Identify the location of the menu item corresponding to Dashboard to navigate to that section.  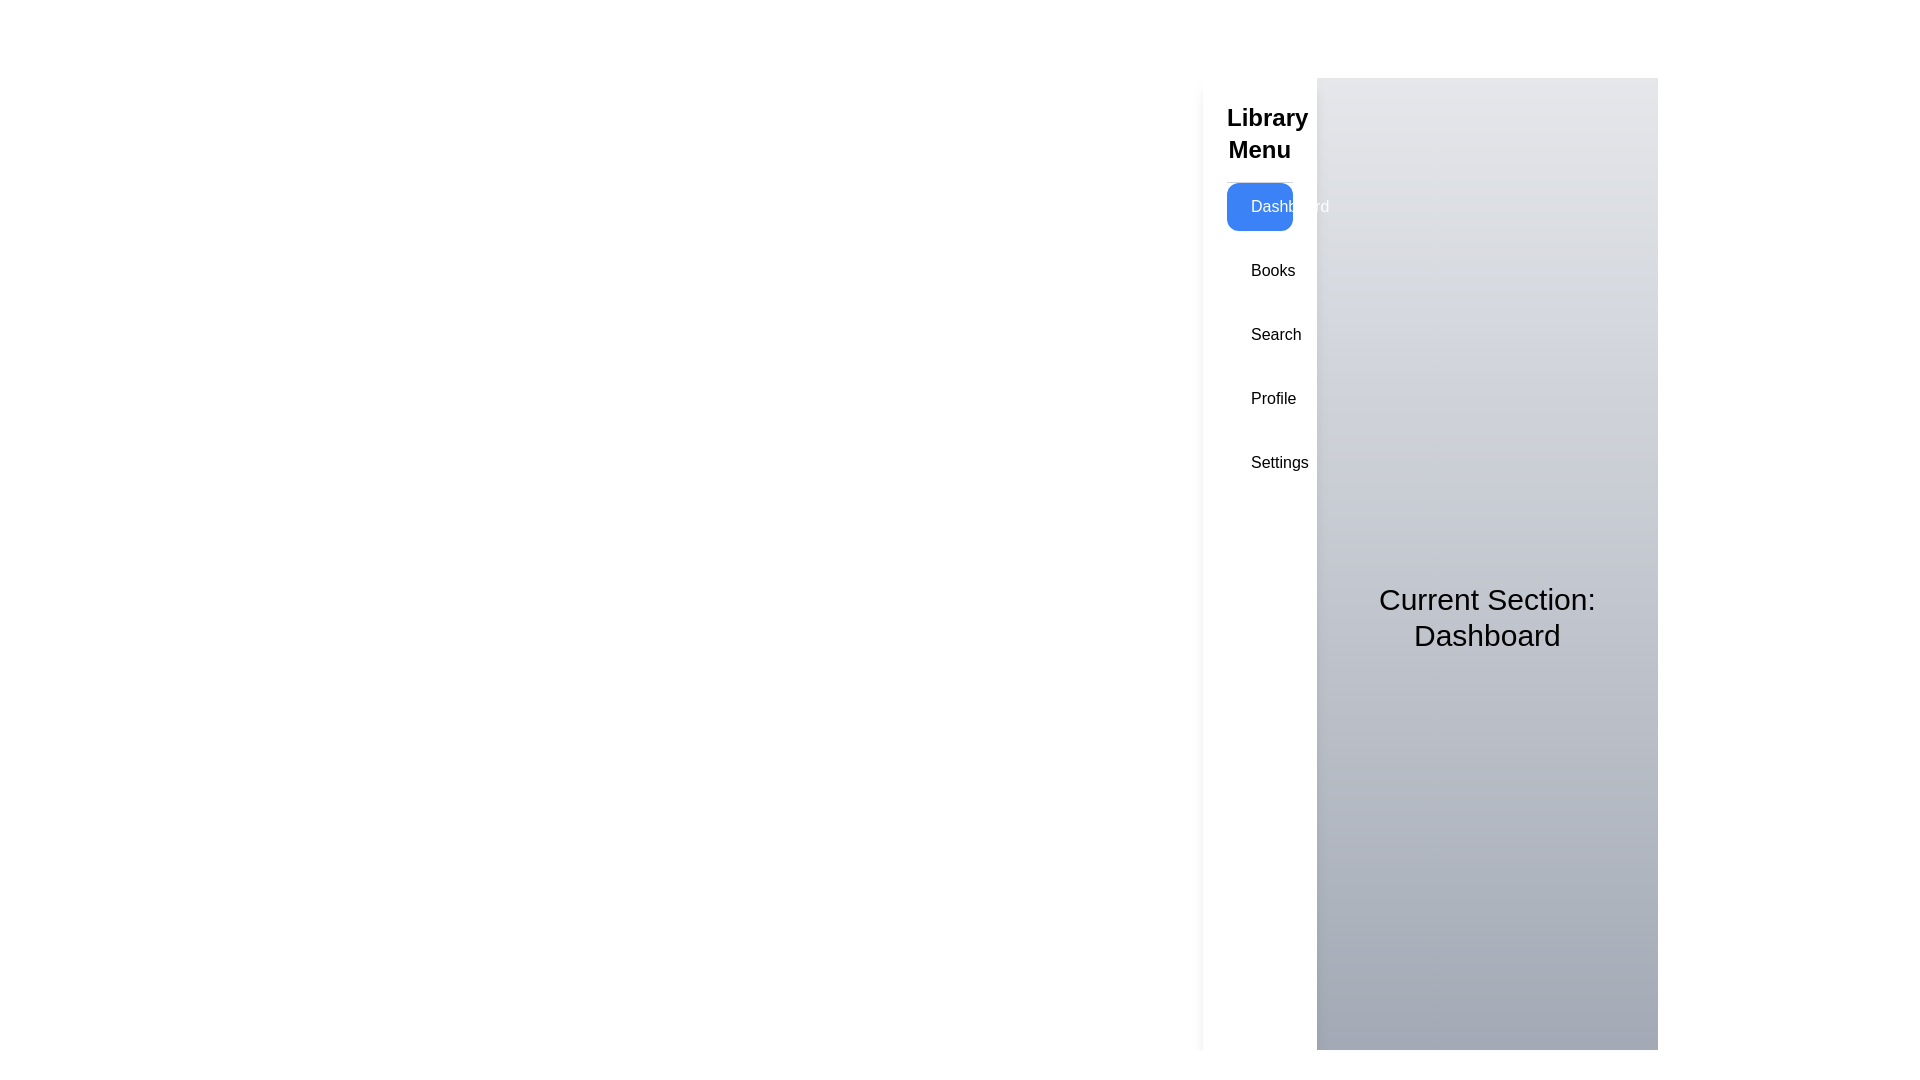
(1258, 207).